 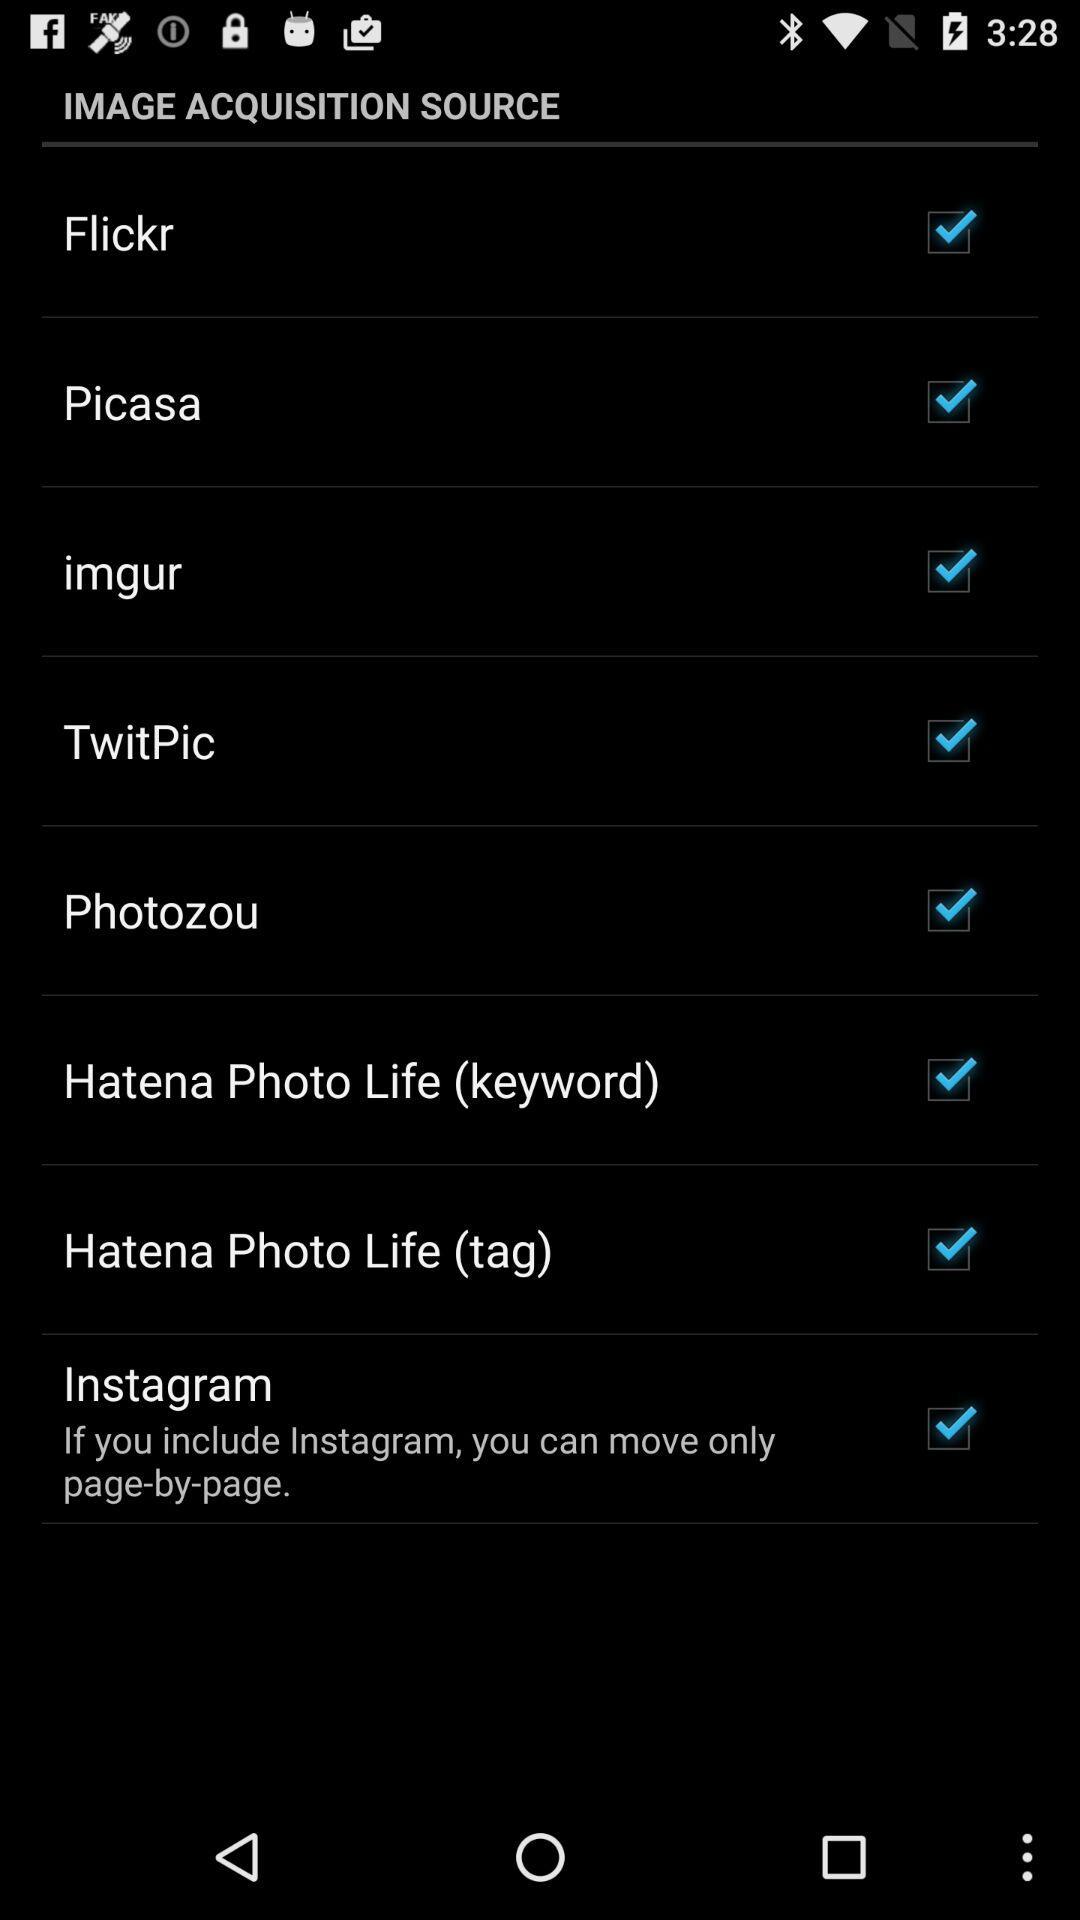 What do you see at coordinates (463, 1460) in the screenshot?
I see `the if you include icon` at bounding box center [463, 1460].